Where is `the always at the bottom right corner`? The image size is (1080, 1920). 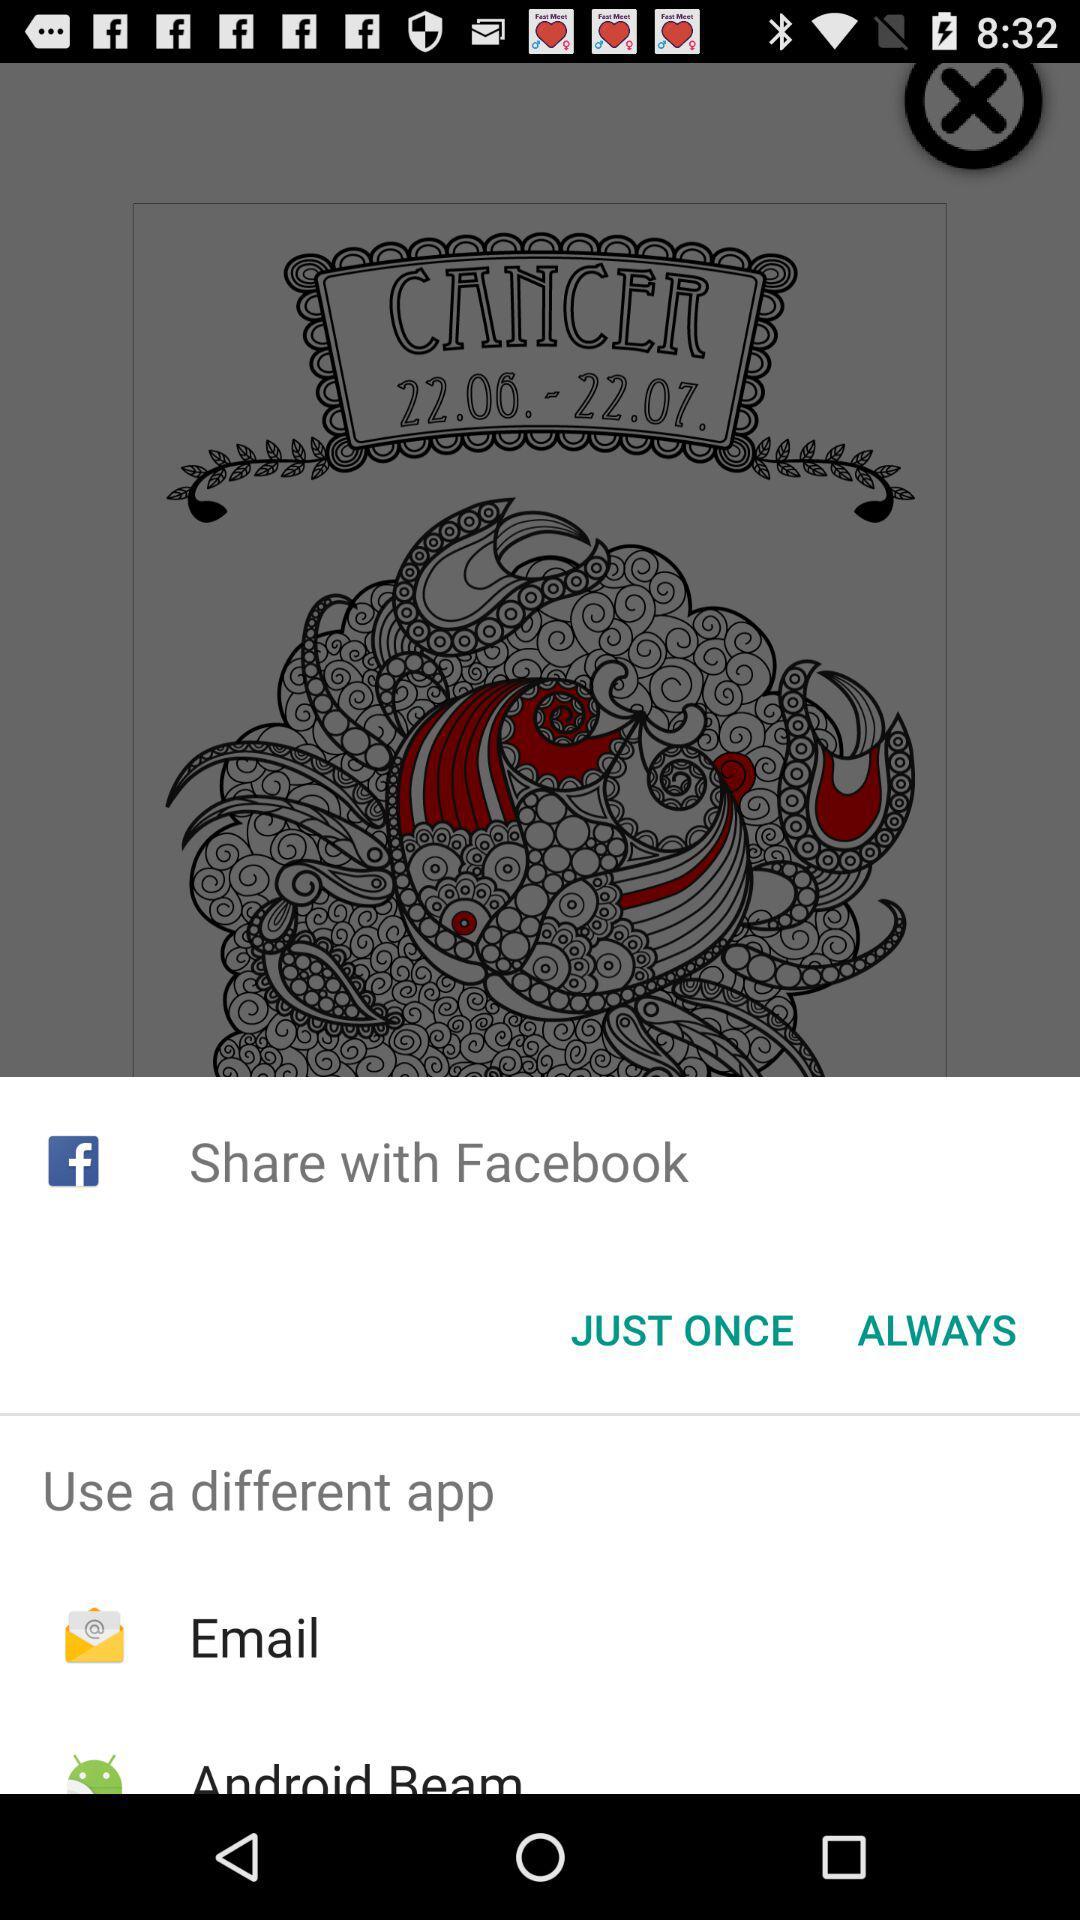 the always at the bottom right corner is located at coordinates (937, 1329).